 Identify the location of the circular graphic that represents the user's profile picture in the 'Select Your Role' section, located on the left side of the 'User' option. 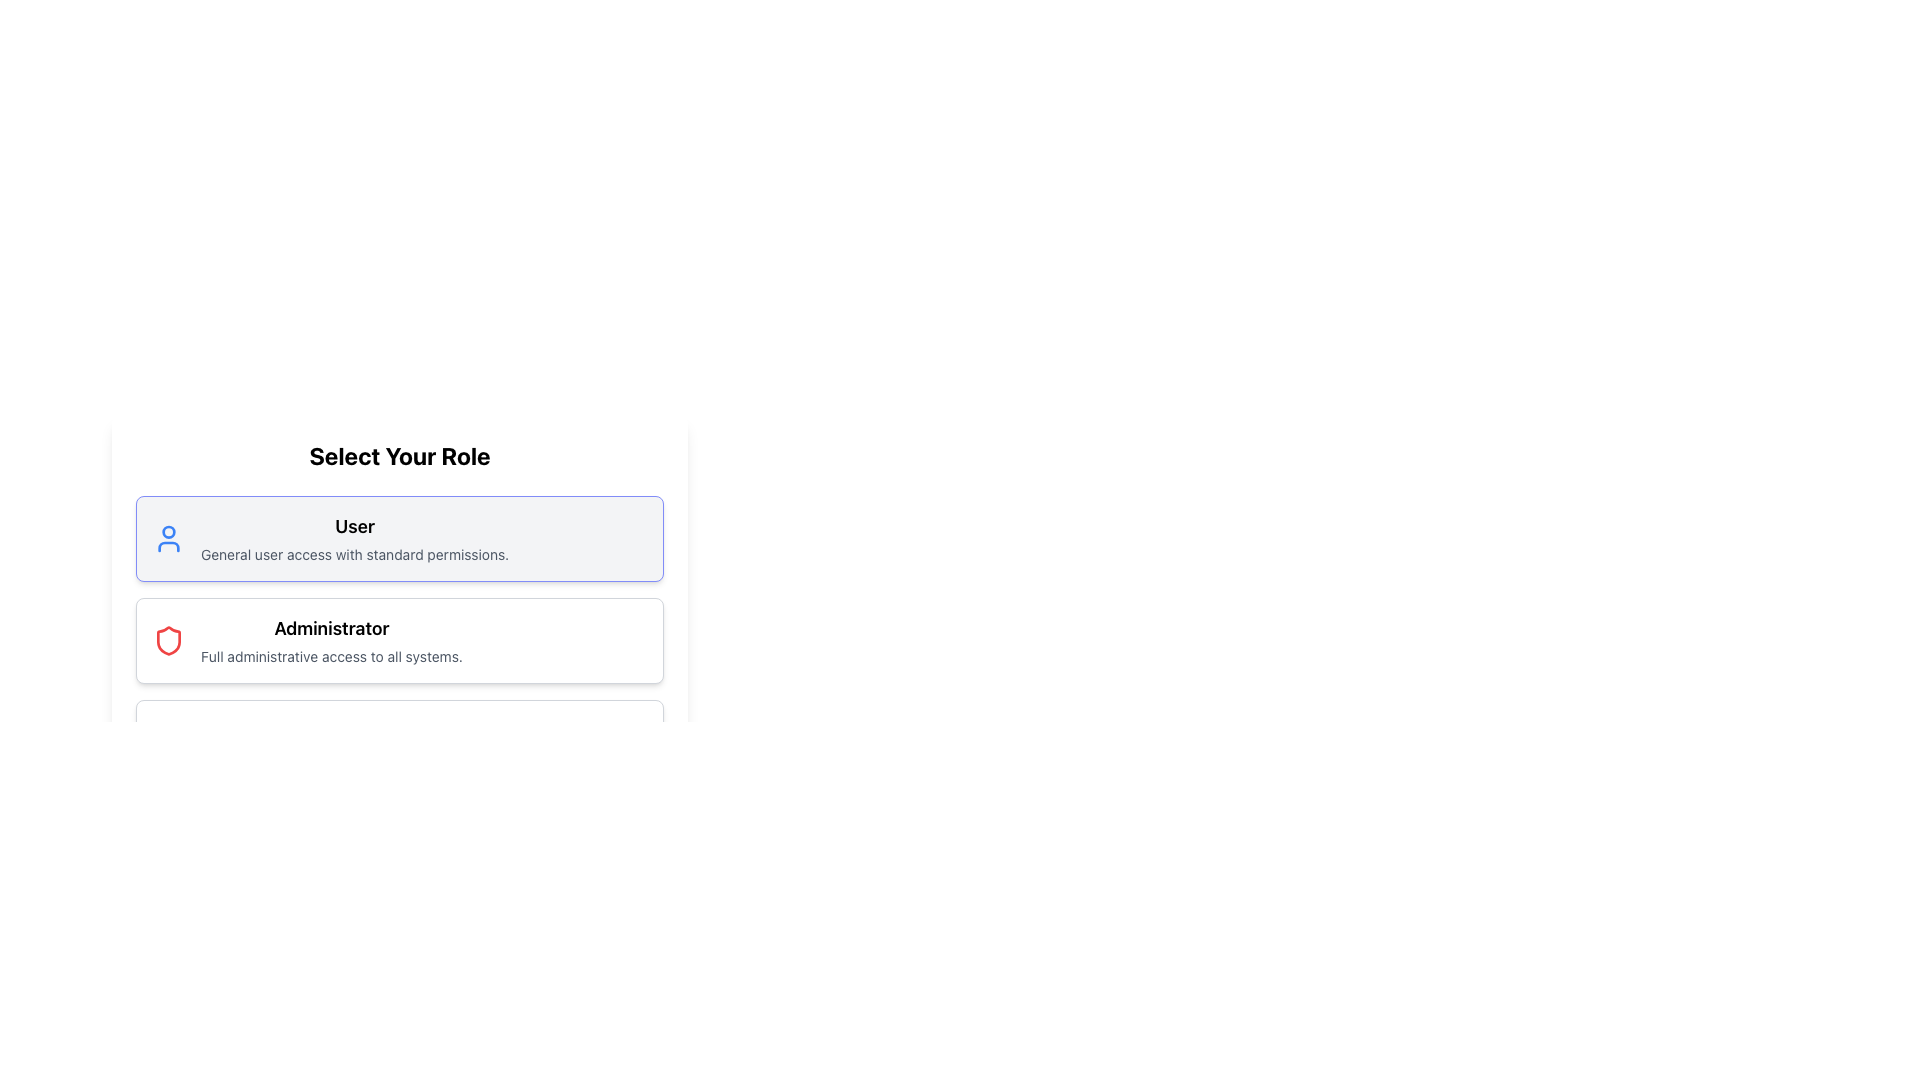
(168, 531).